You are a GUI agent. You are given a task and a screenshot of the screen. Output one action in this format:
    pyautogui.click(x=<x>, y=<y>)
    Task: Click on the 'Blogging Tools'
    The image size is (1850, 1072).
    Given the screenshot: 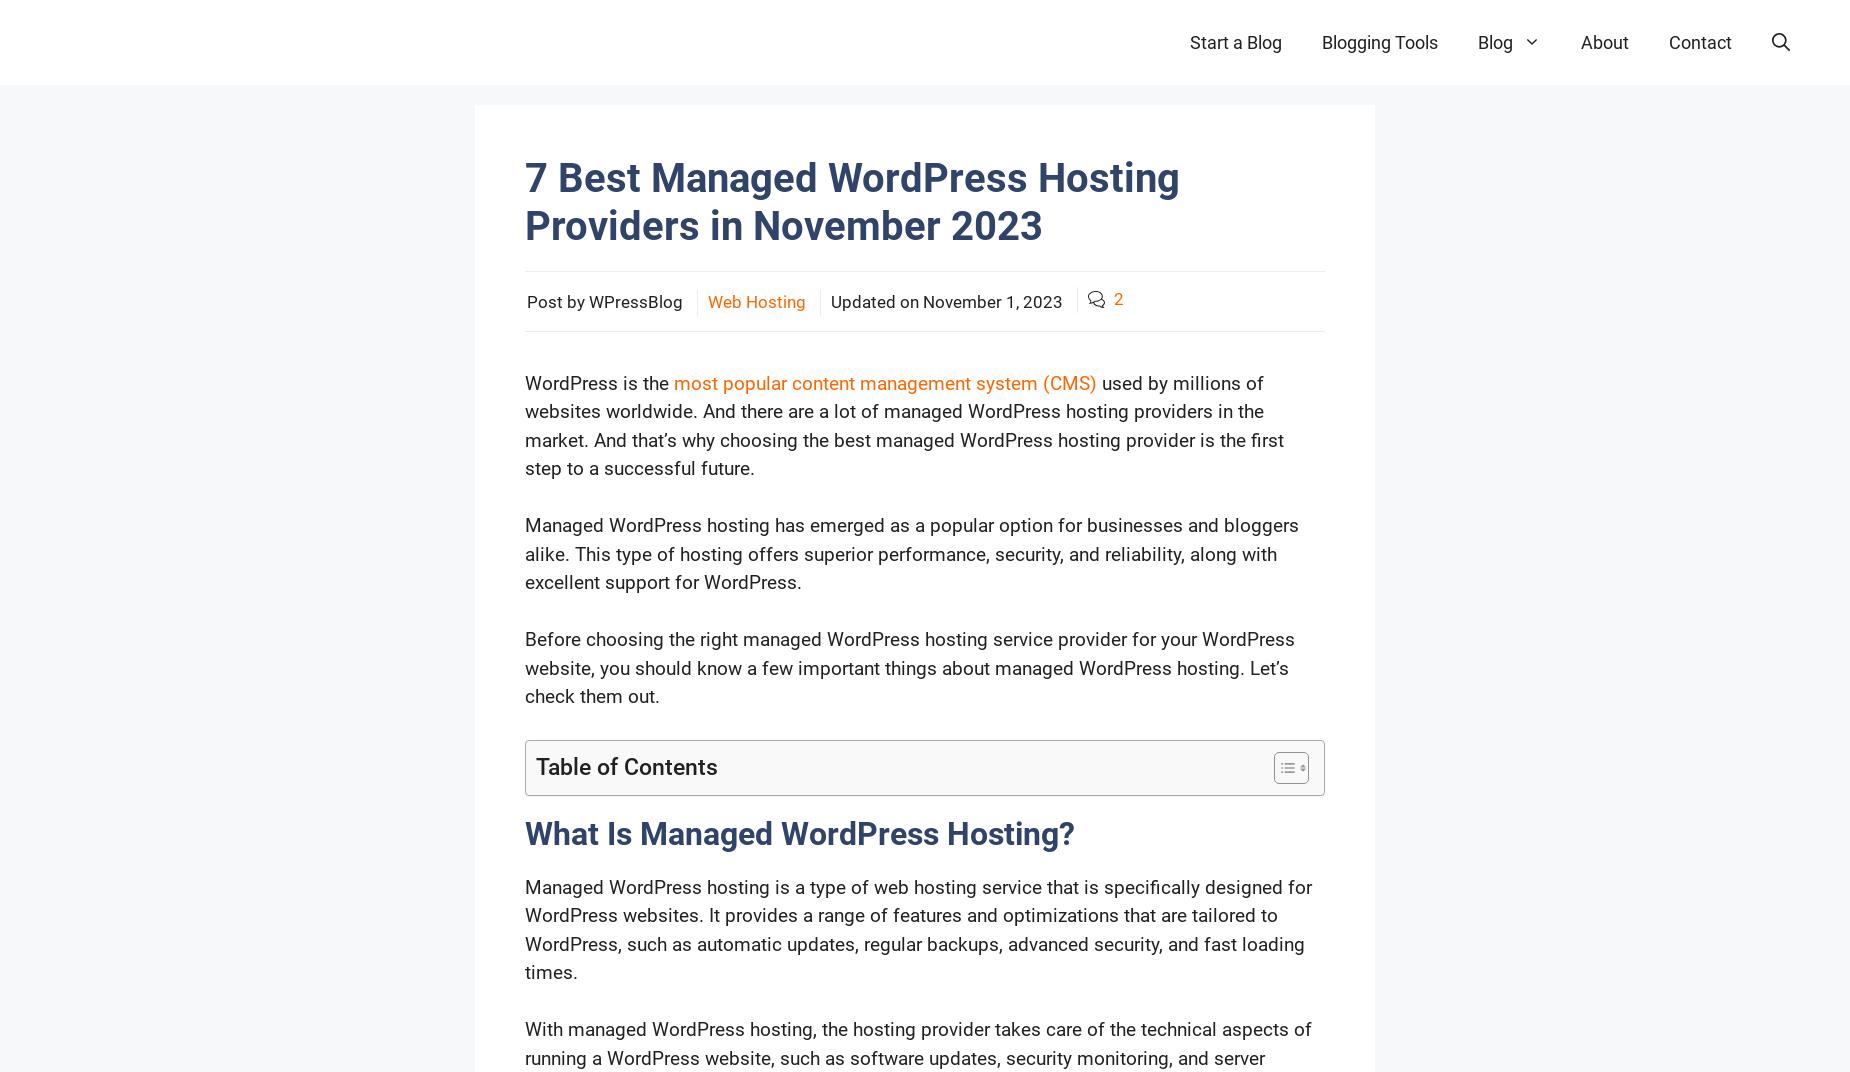 What is the action you would take?
    pyautogui.click(x=1321, y=41)
    